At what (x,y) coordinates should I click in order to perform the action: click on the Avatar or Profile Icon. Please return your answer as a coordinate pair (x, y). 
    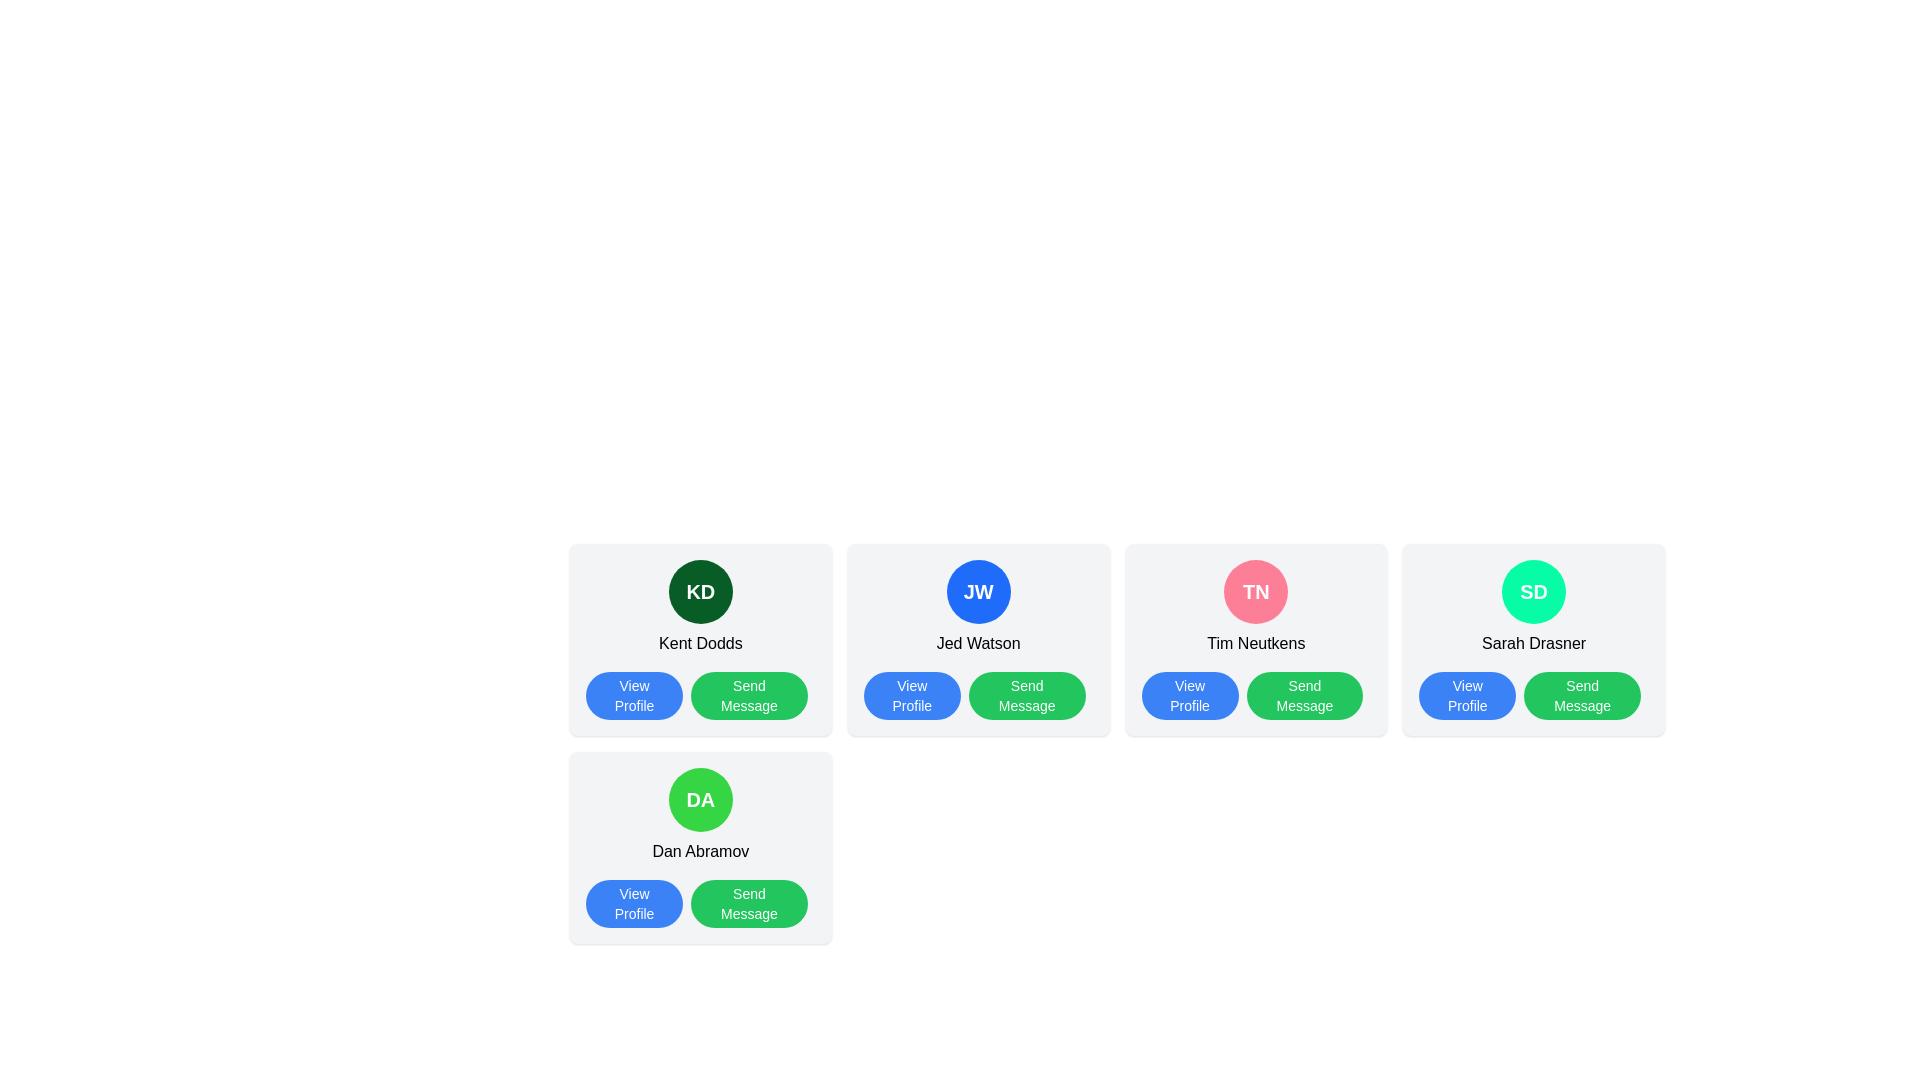
    Looking at the image, I should click on (1255, 590).